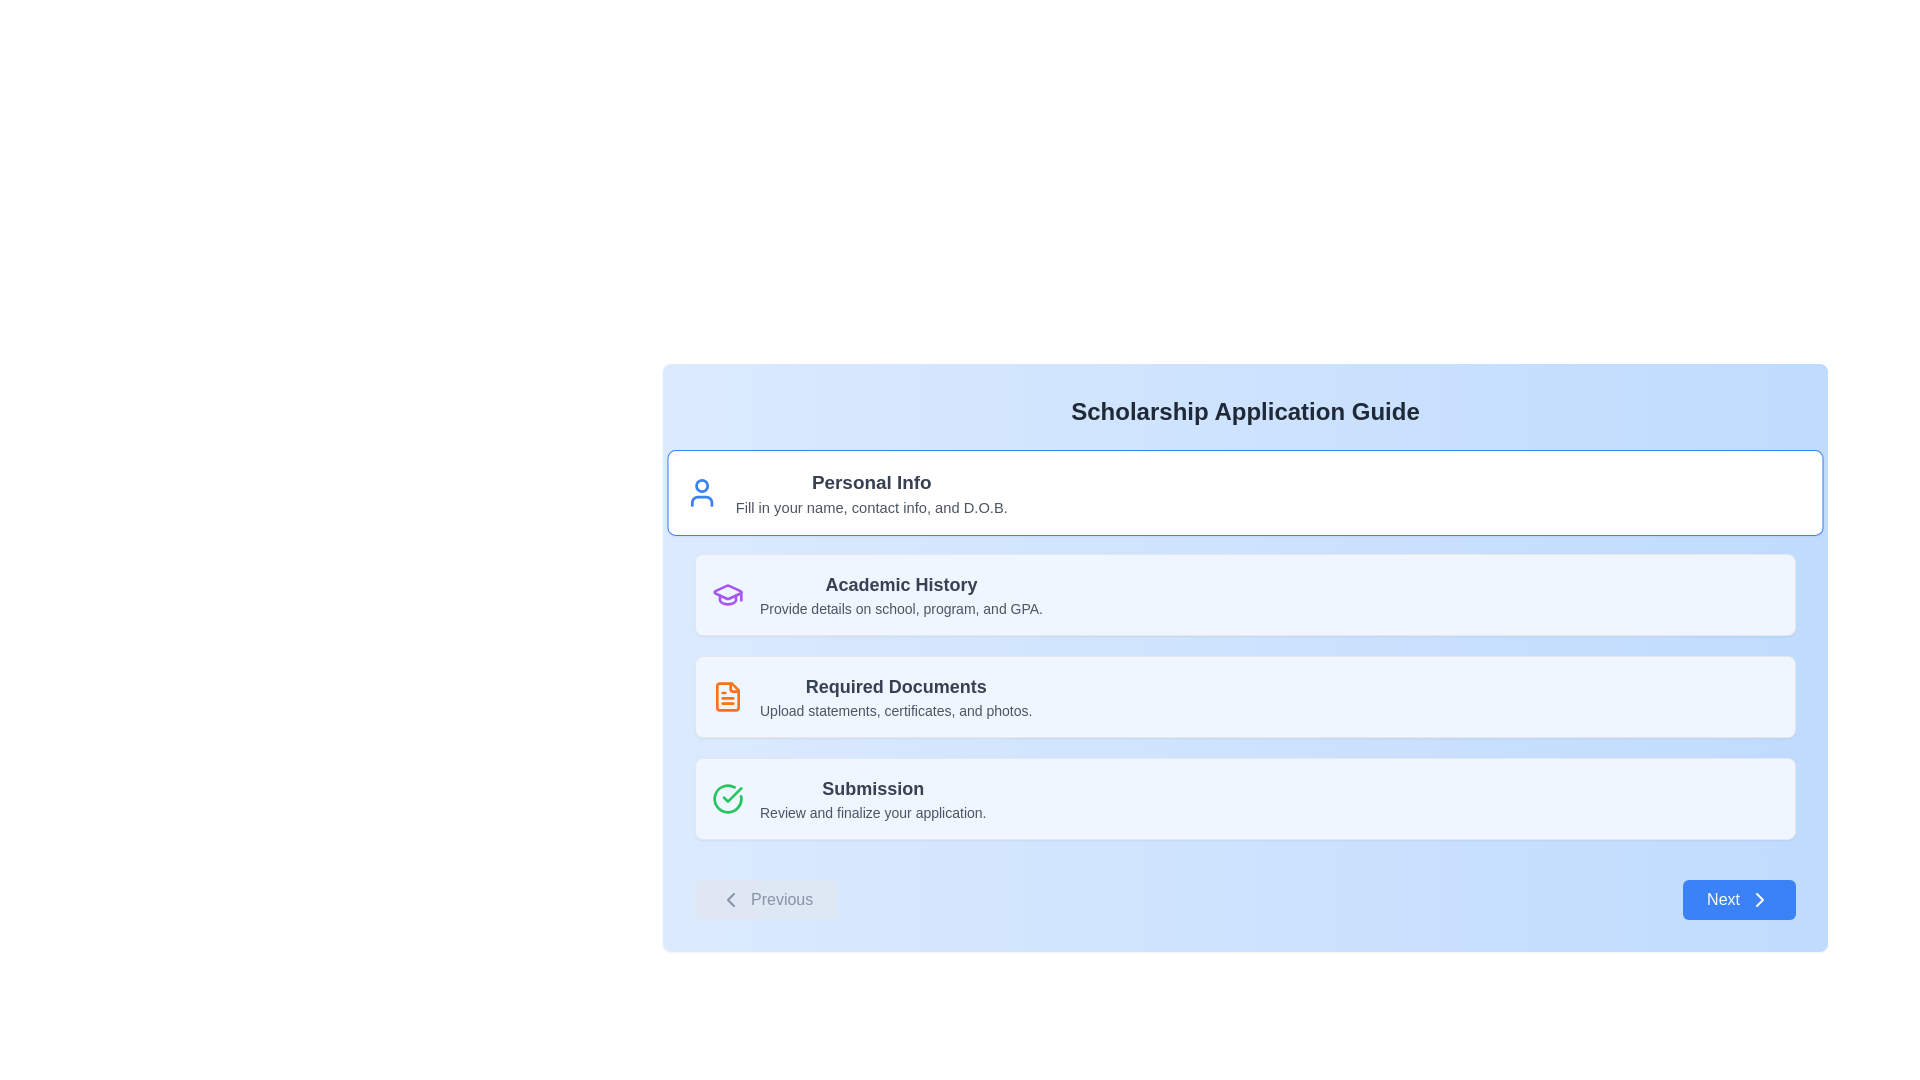 The height and width of the screenshot is (1080, 1920). Describe the element at coordinates (727, 696) in the screenshot. I see `the orange document icon with a folded top right corner and three horizontal lines, located in the 'Required Documents' section of the main list` at that location.